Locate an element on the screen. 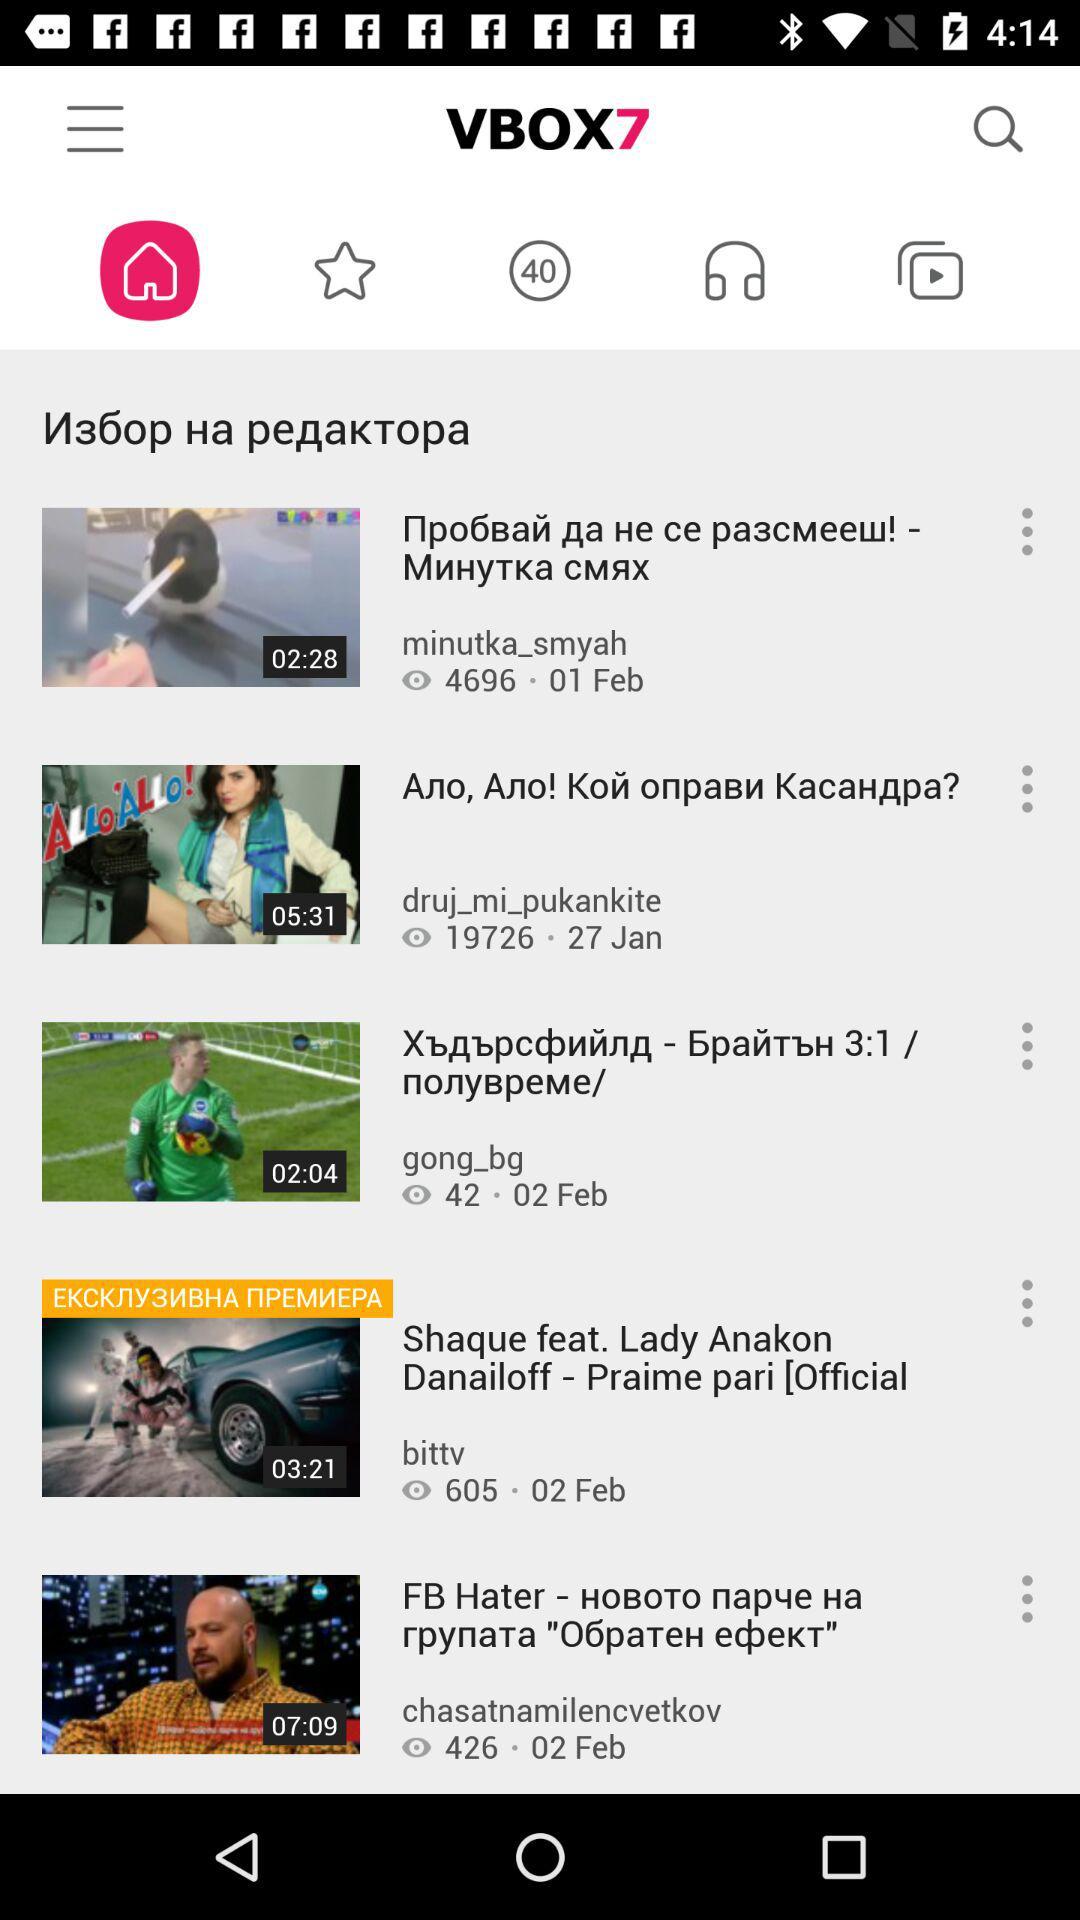 The image size is (1080, 1920). the third video box showing 0204 seconds is located at coordinates (200, 1111).